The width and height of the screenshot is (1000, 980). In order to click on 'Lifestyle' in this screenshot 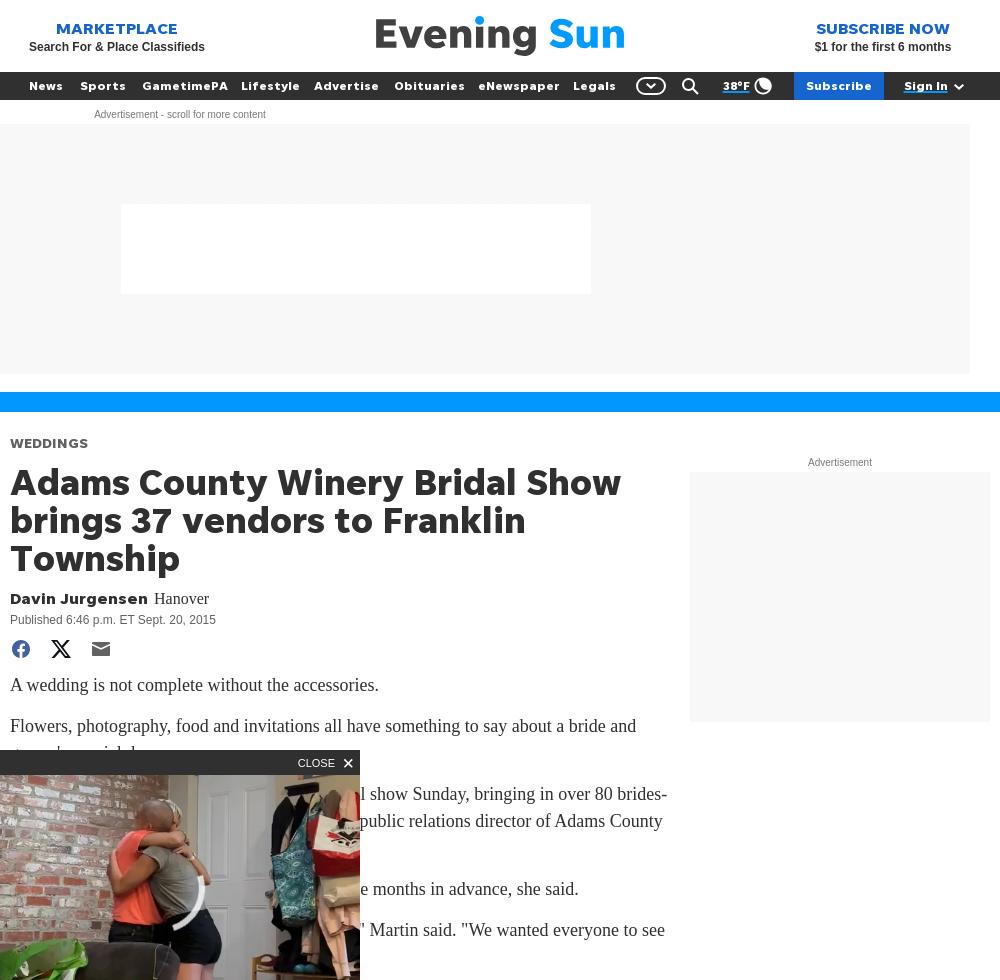, I will do `click(269, 85)`.